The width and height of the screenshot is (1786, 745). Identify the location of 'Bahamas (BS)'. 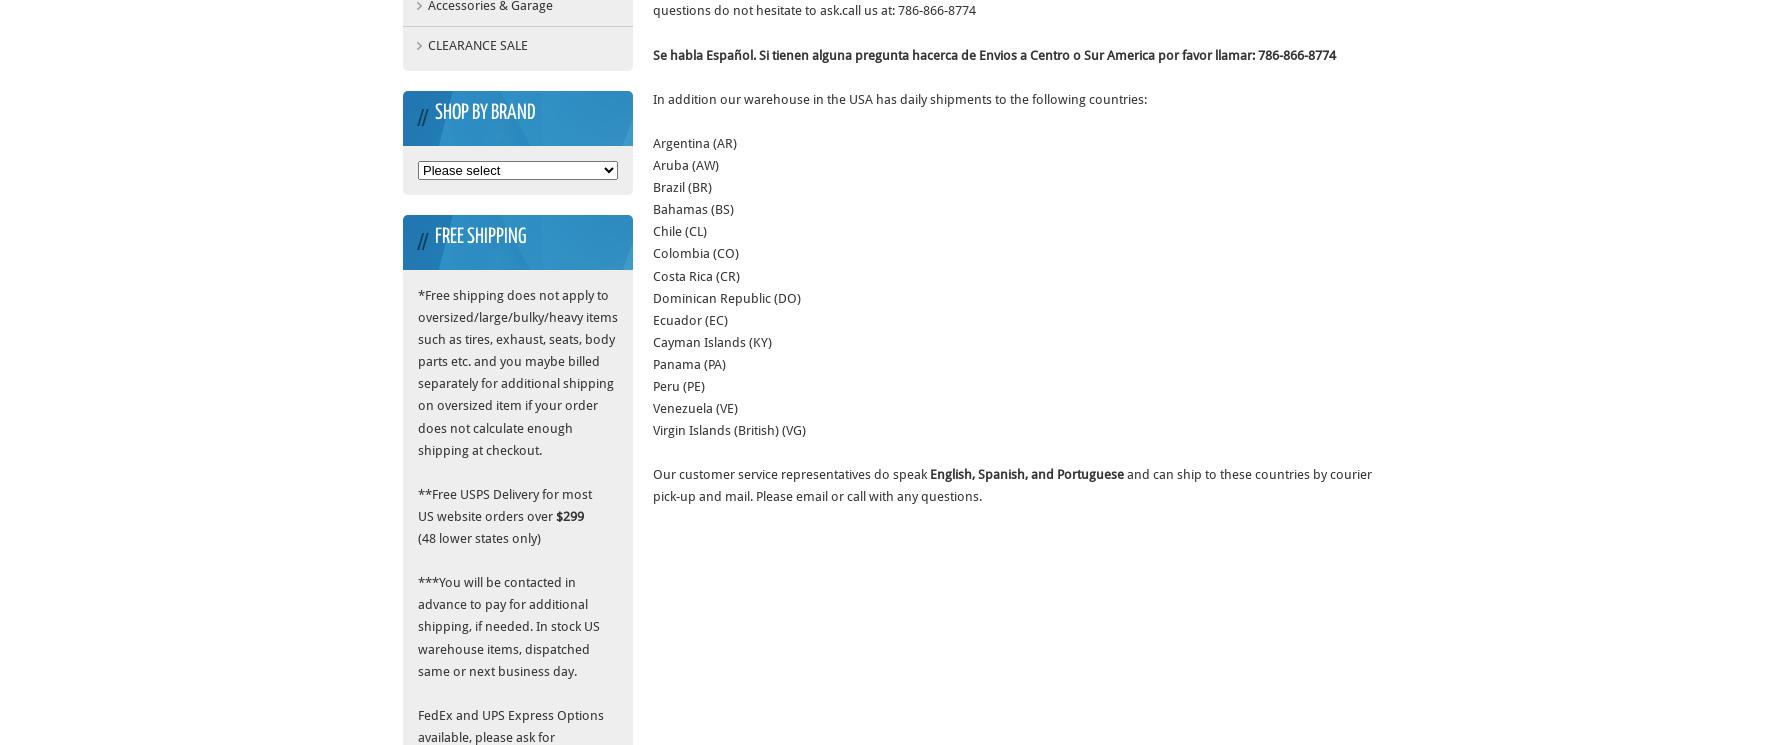
(693, 209).